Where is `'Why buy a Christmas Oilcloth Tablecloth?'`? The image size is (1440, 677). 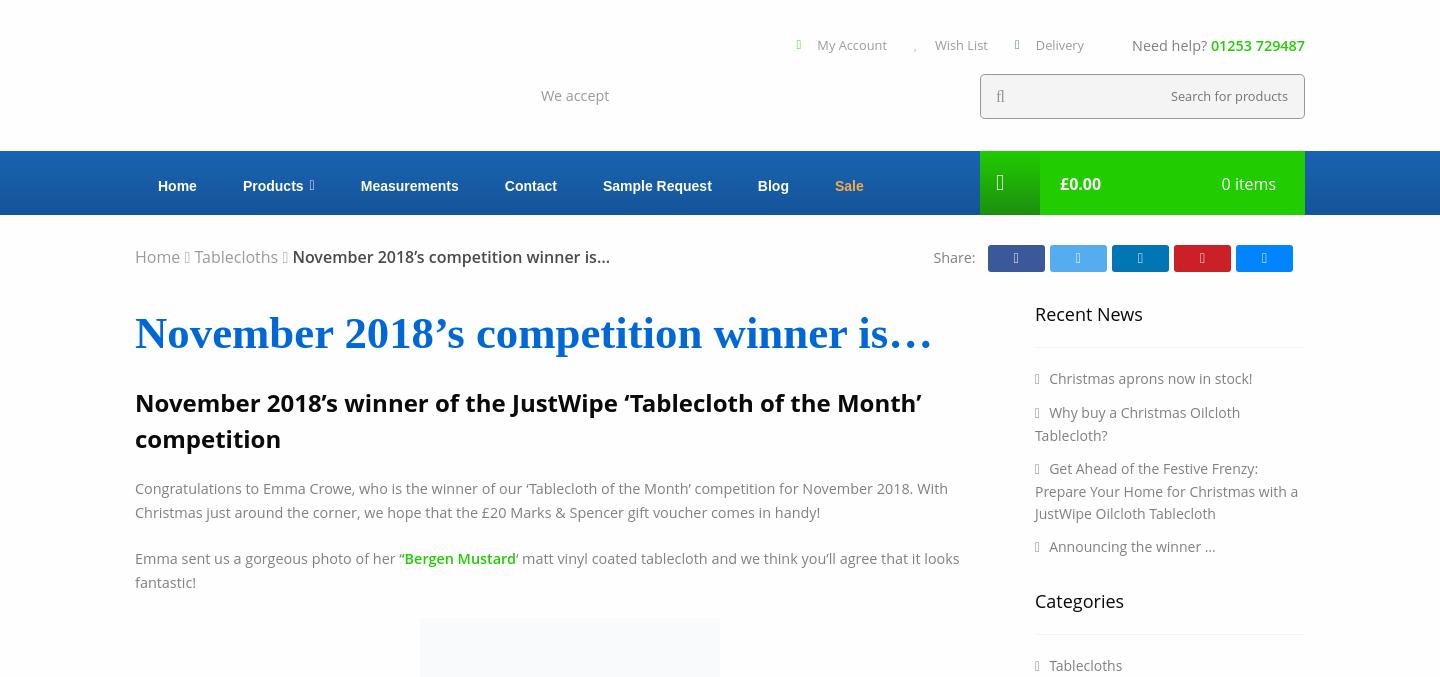 'Why buy a Christmas Oilcloth Tablecloth?' is located at coordinates (1136, 422).